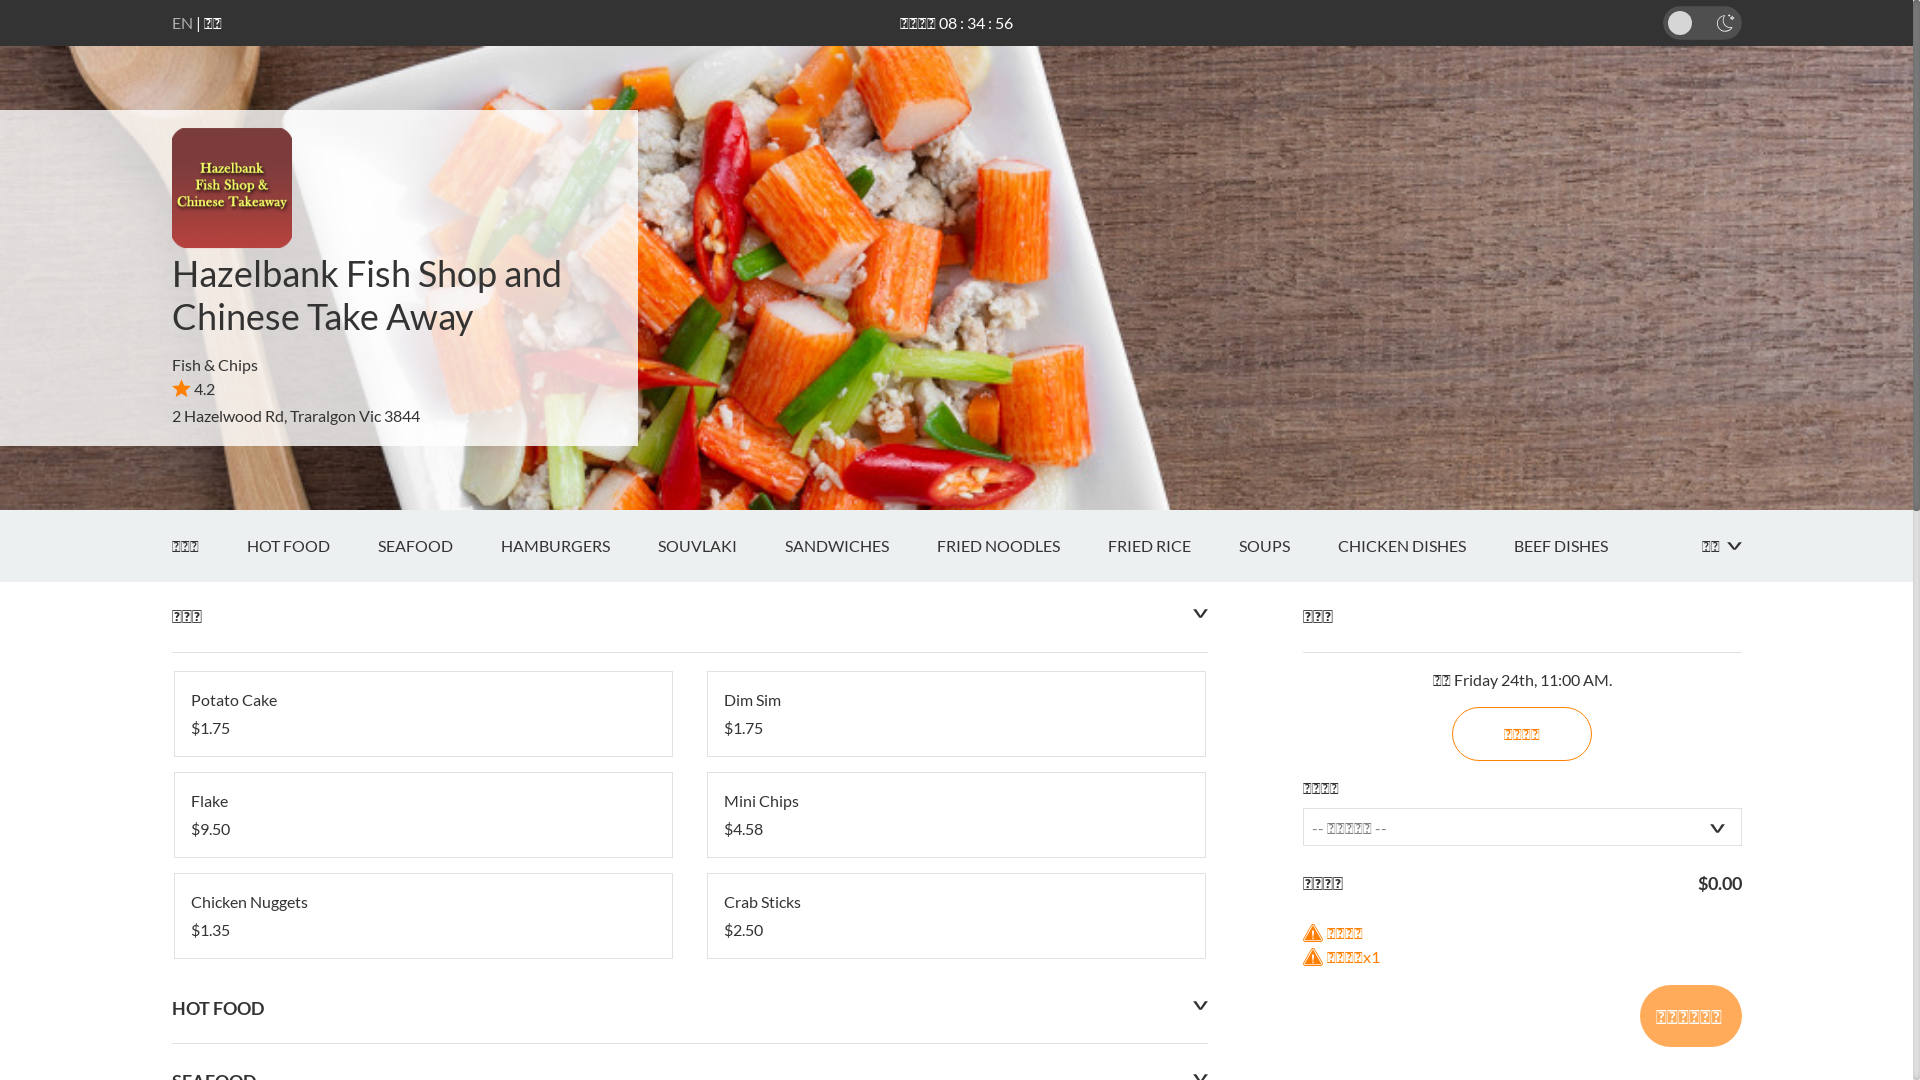  What do you see at coordinates (182, 22) in the screenshot?
I see `'EN'` at bounding box center [182, 22].